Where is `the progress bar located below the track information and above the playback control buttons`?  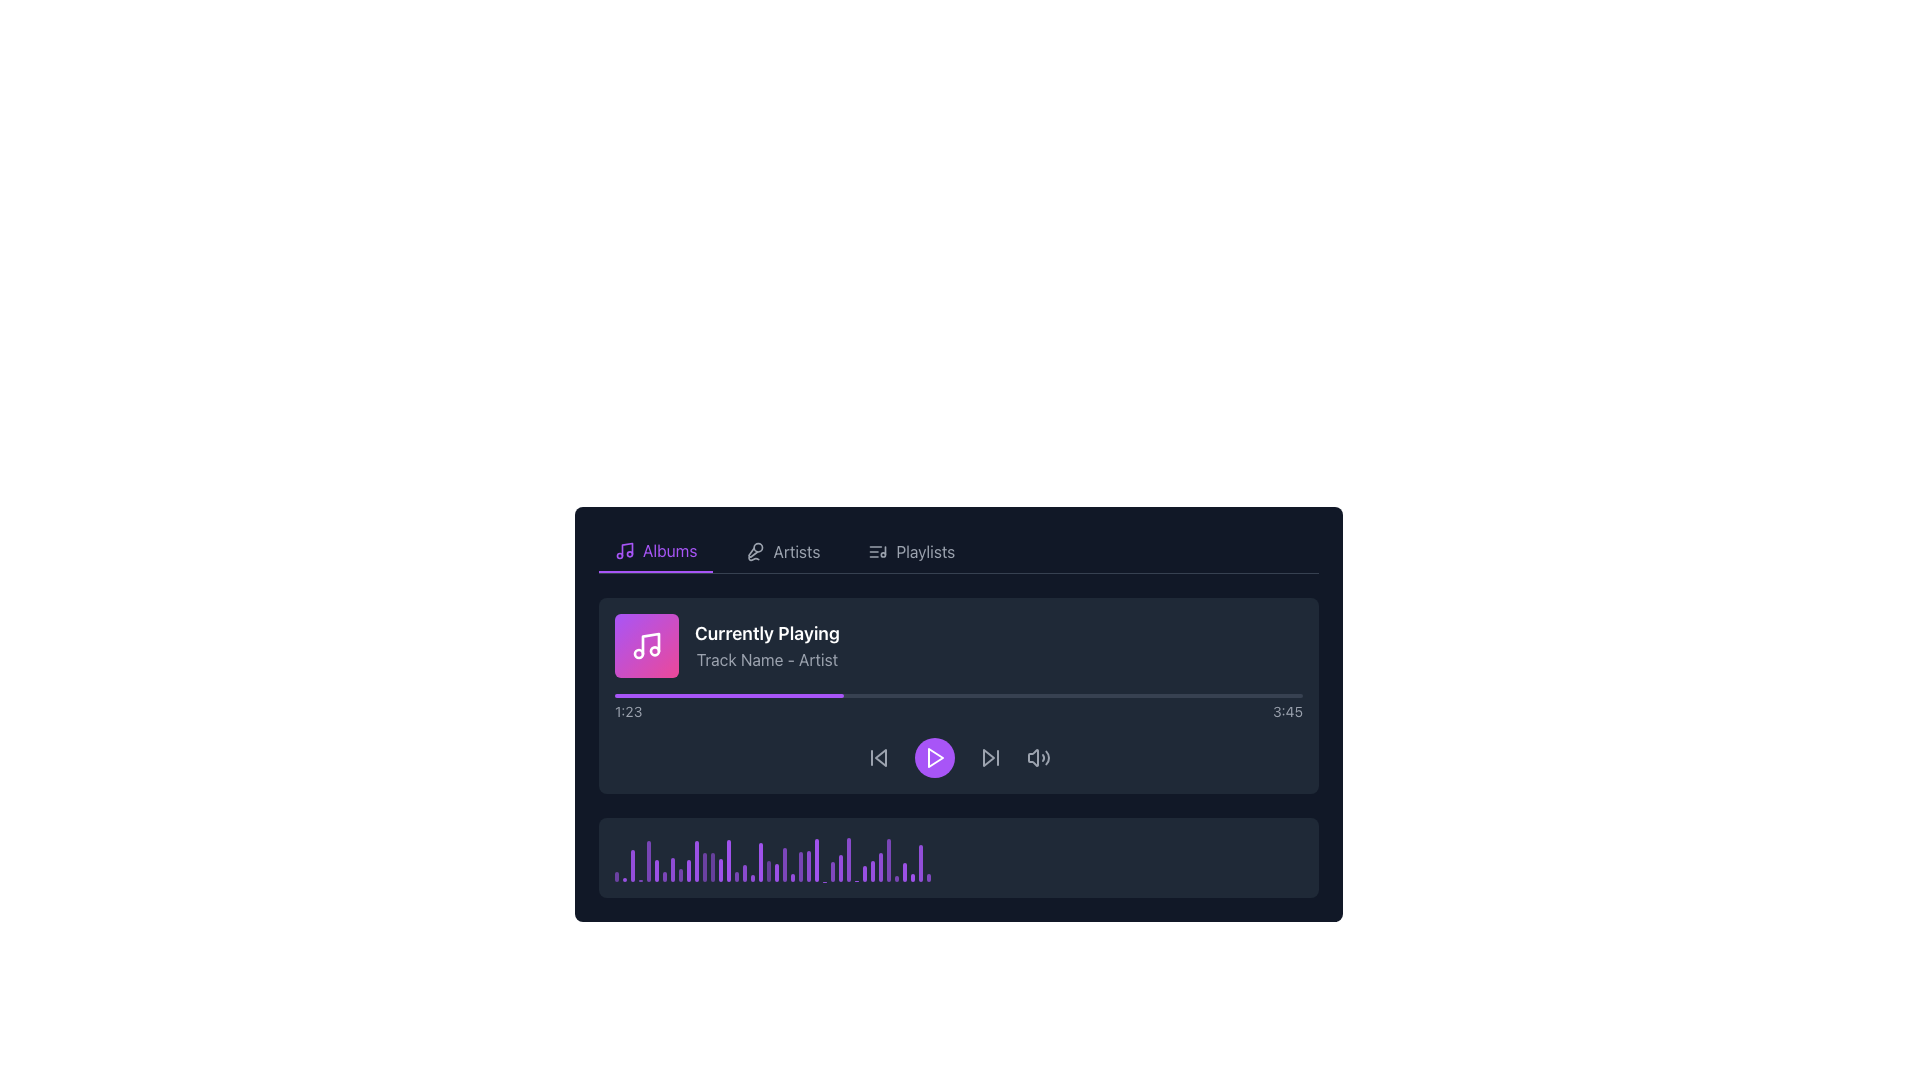
the progress bar located below the track information and above the playback control buttons is located at coordinates (958, 694).